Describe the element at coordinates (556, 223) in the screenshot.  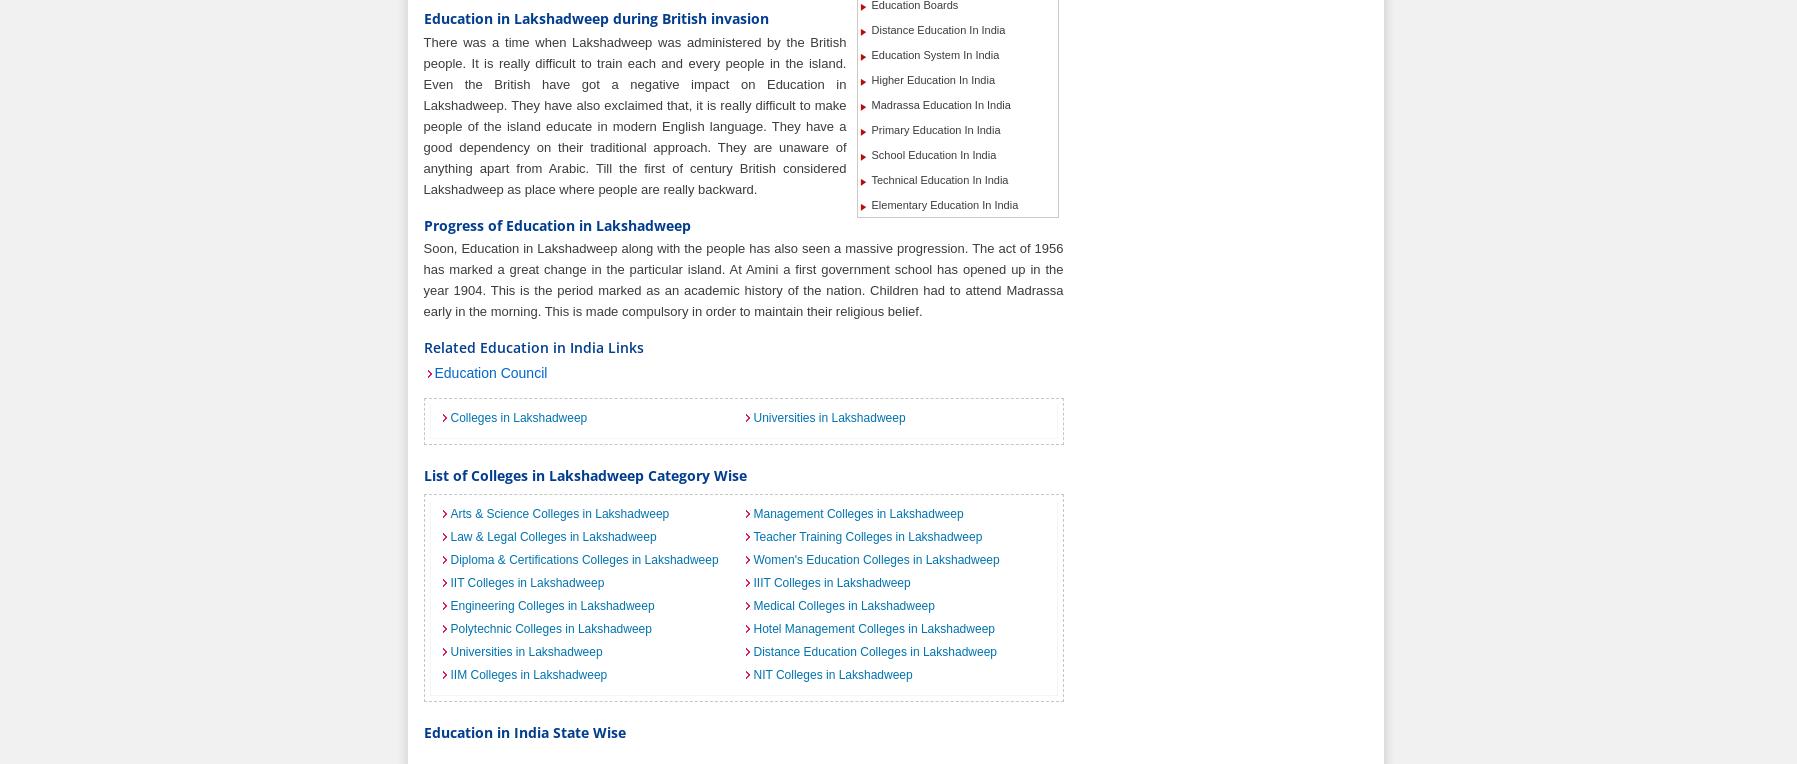
I see `'Progress of Education in Lakshadweep'` at that location.